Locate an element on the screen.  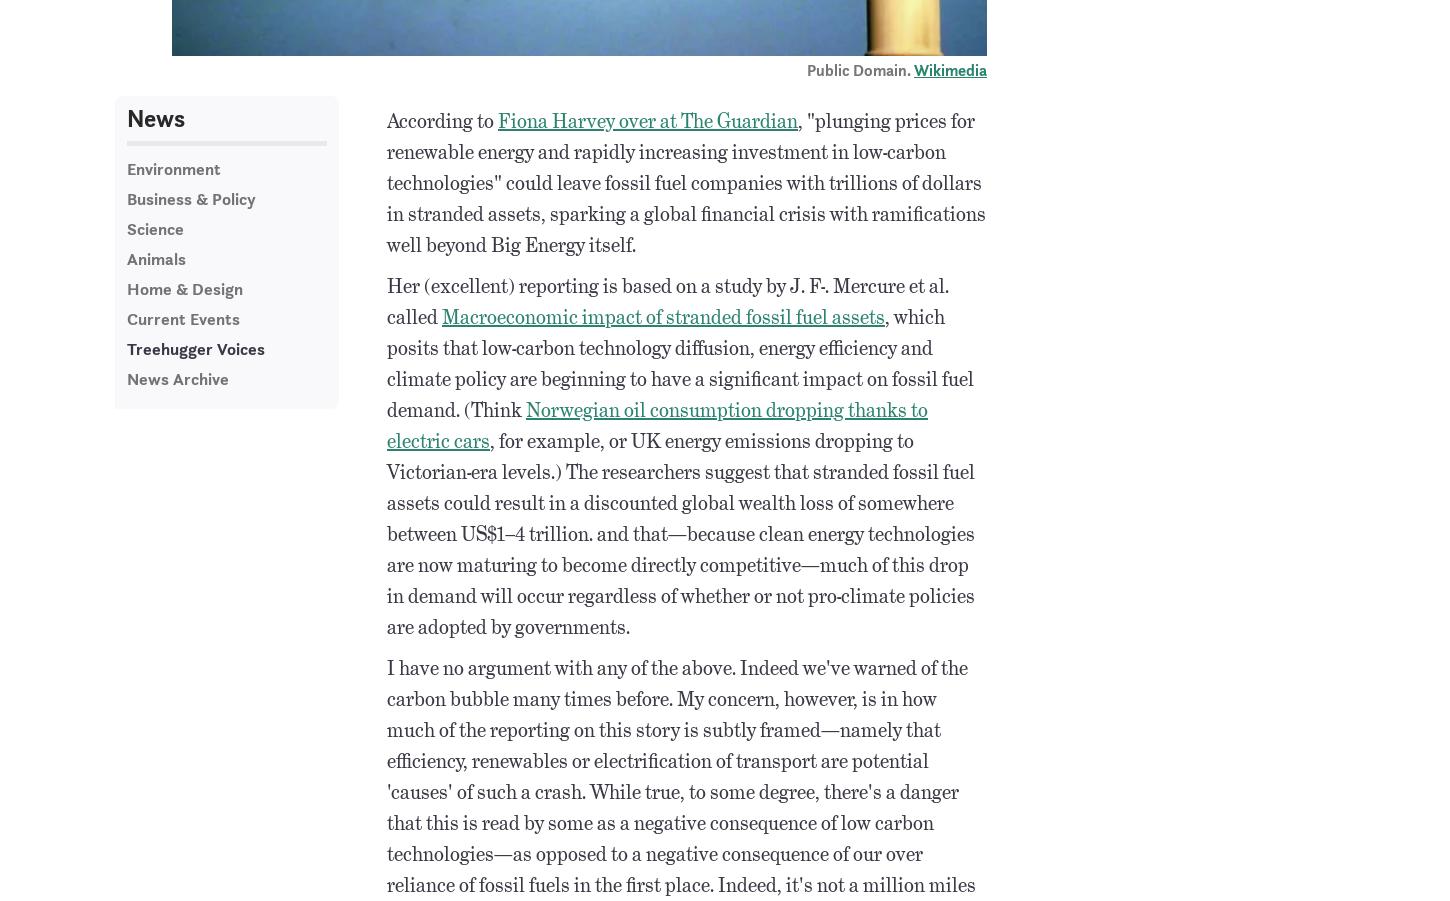
'Environment' is located at coordinates (173, 169).